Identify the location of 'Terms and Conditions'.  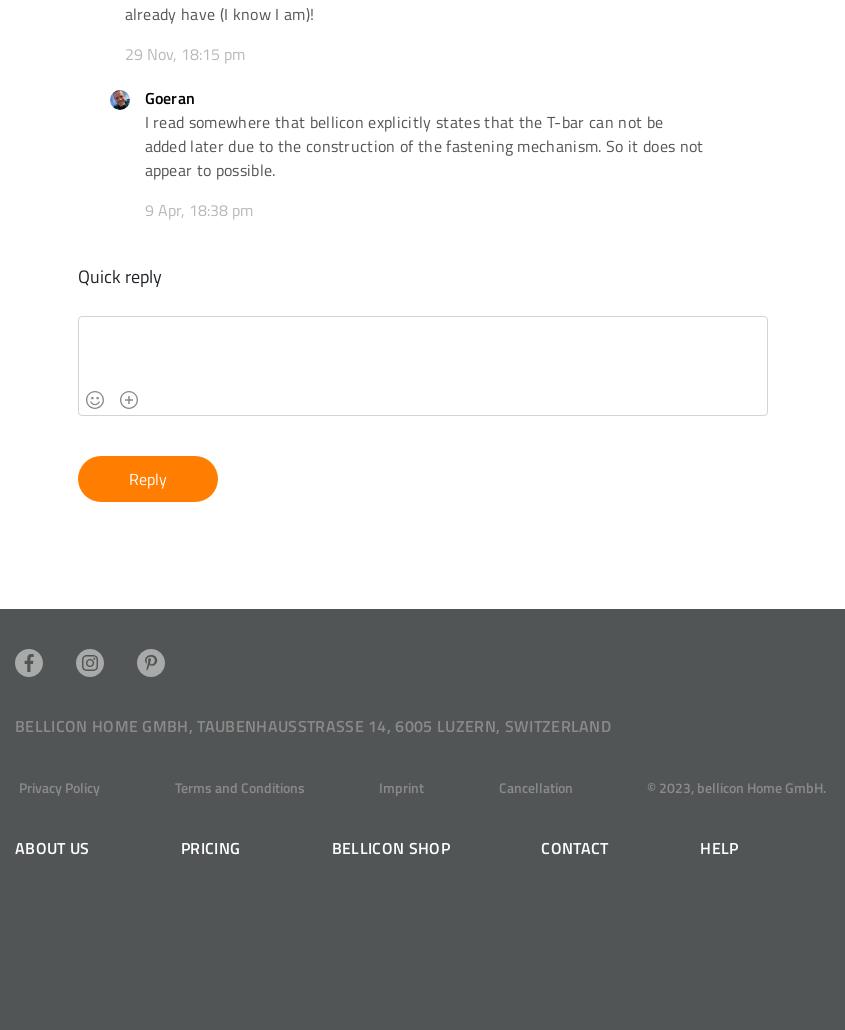
(237, 786).